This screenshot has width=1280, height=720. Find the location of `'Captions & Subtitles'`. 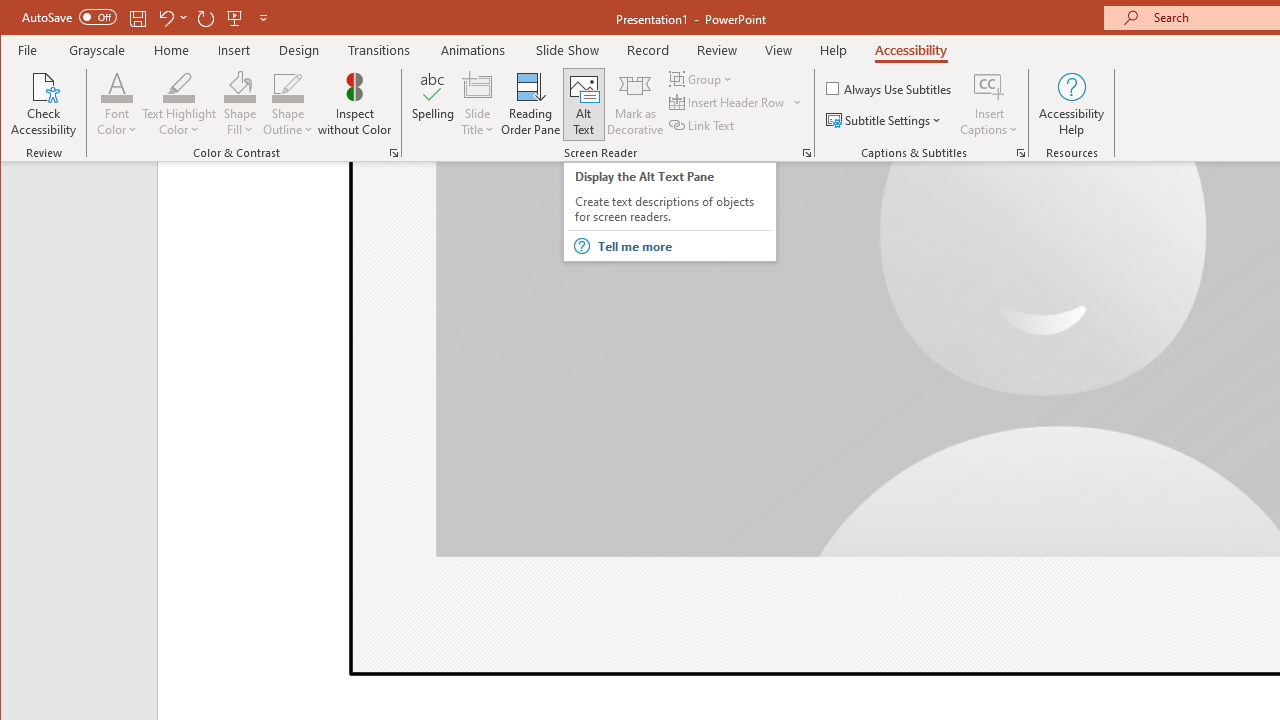

'Captions & Subtitles' is located at coordinates (1020, 152).